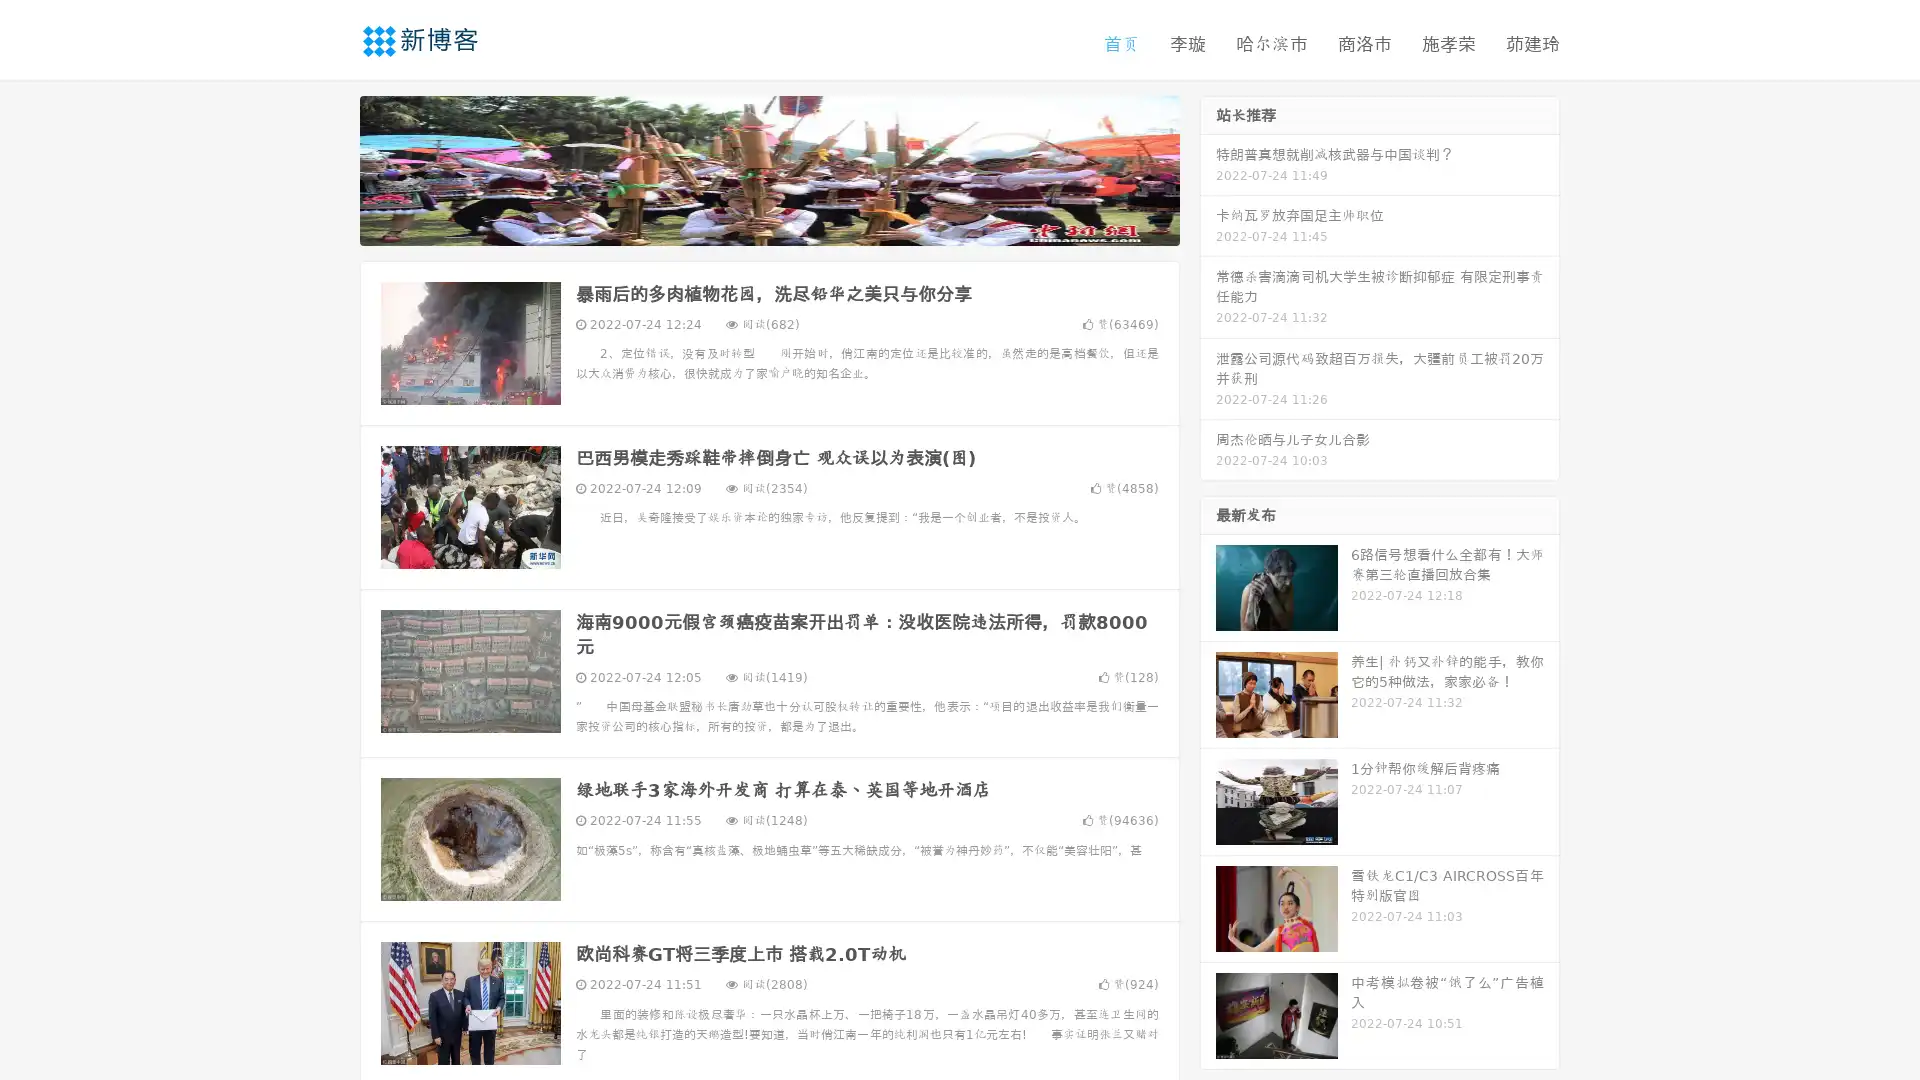  What do you see at coordinates (768, 225) in the screenshot?
I see `Go to slide 2` at bounding box center [768, 225].